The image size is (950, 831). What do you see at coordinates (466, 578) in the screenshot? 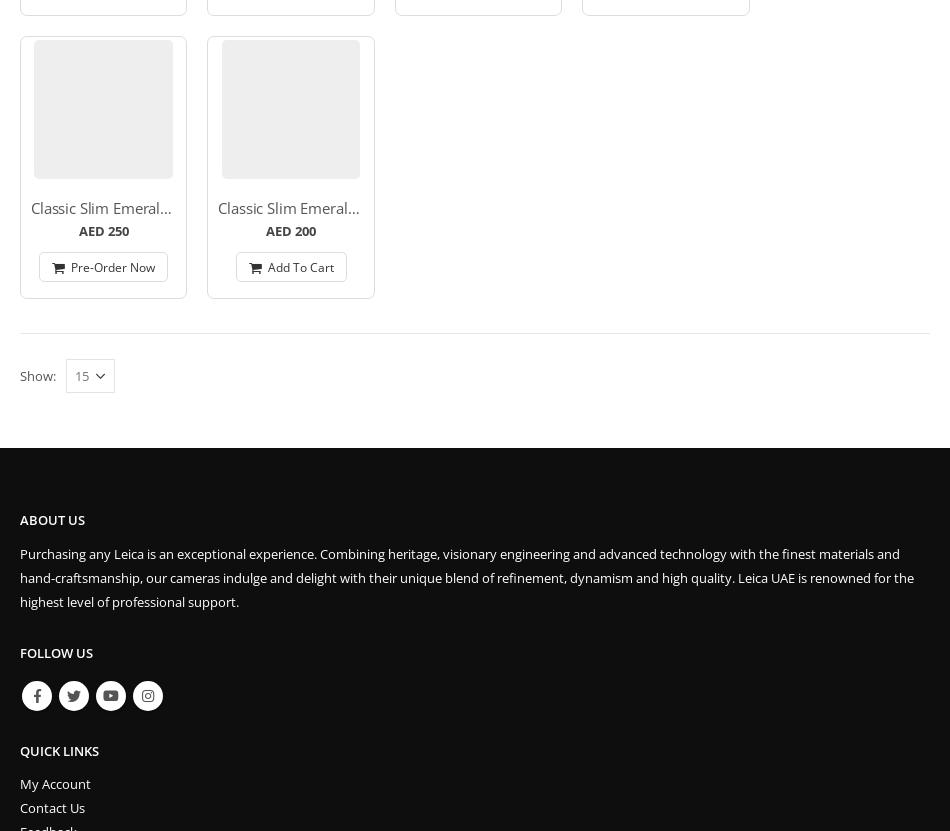
I see `'Purchasing any Leica is an exceptional experience. Combining heritage, visionary engineering and advanced technology with the finest materials and hand-craftsmanship, our cameras indulge and delight with their unique blend of refinement, dynamism and high quality. Leica UAE is renowned for the highest level of professional support.'` at bounding box center [466, 578].